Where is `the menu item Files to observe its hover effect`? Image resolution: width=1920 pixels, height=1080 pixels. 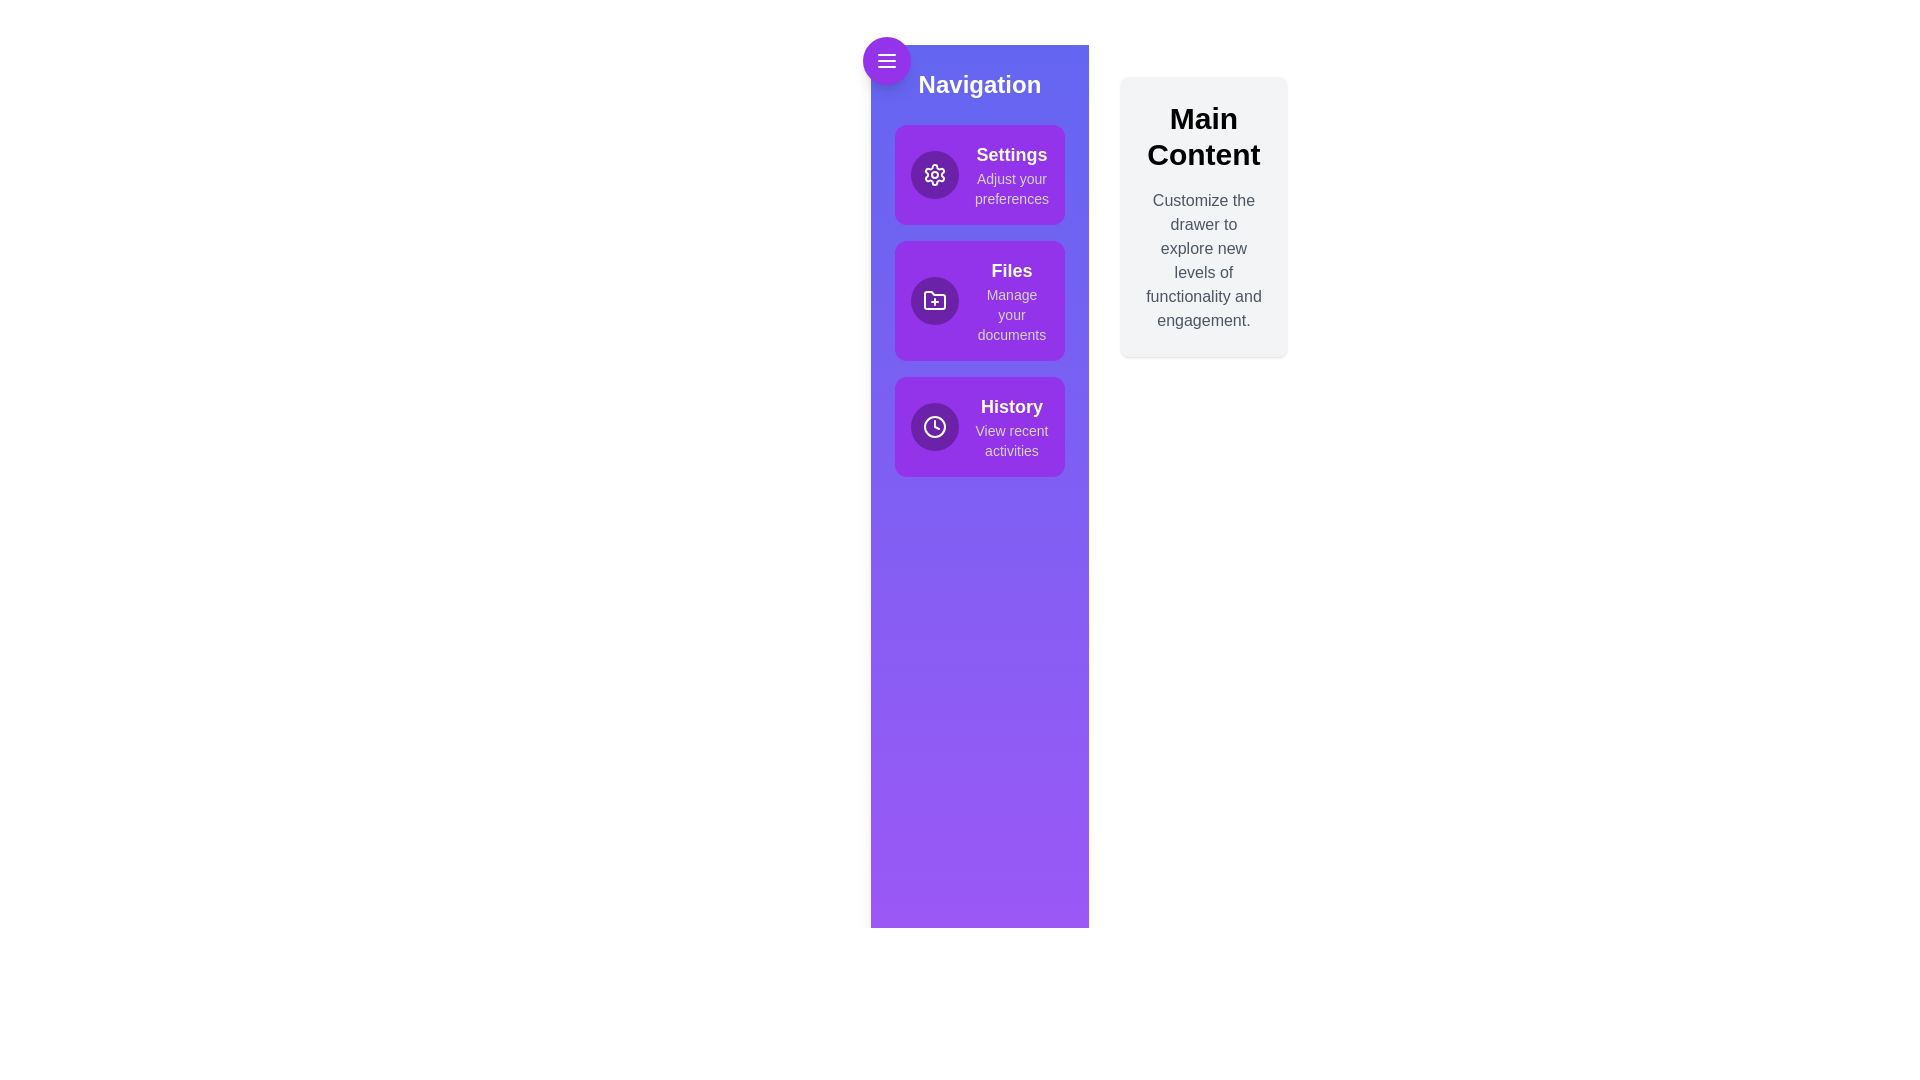 the menu item Files to observe its hover effect is located at coordinates (979, 300).